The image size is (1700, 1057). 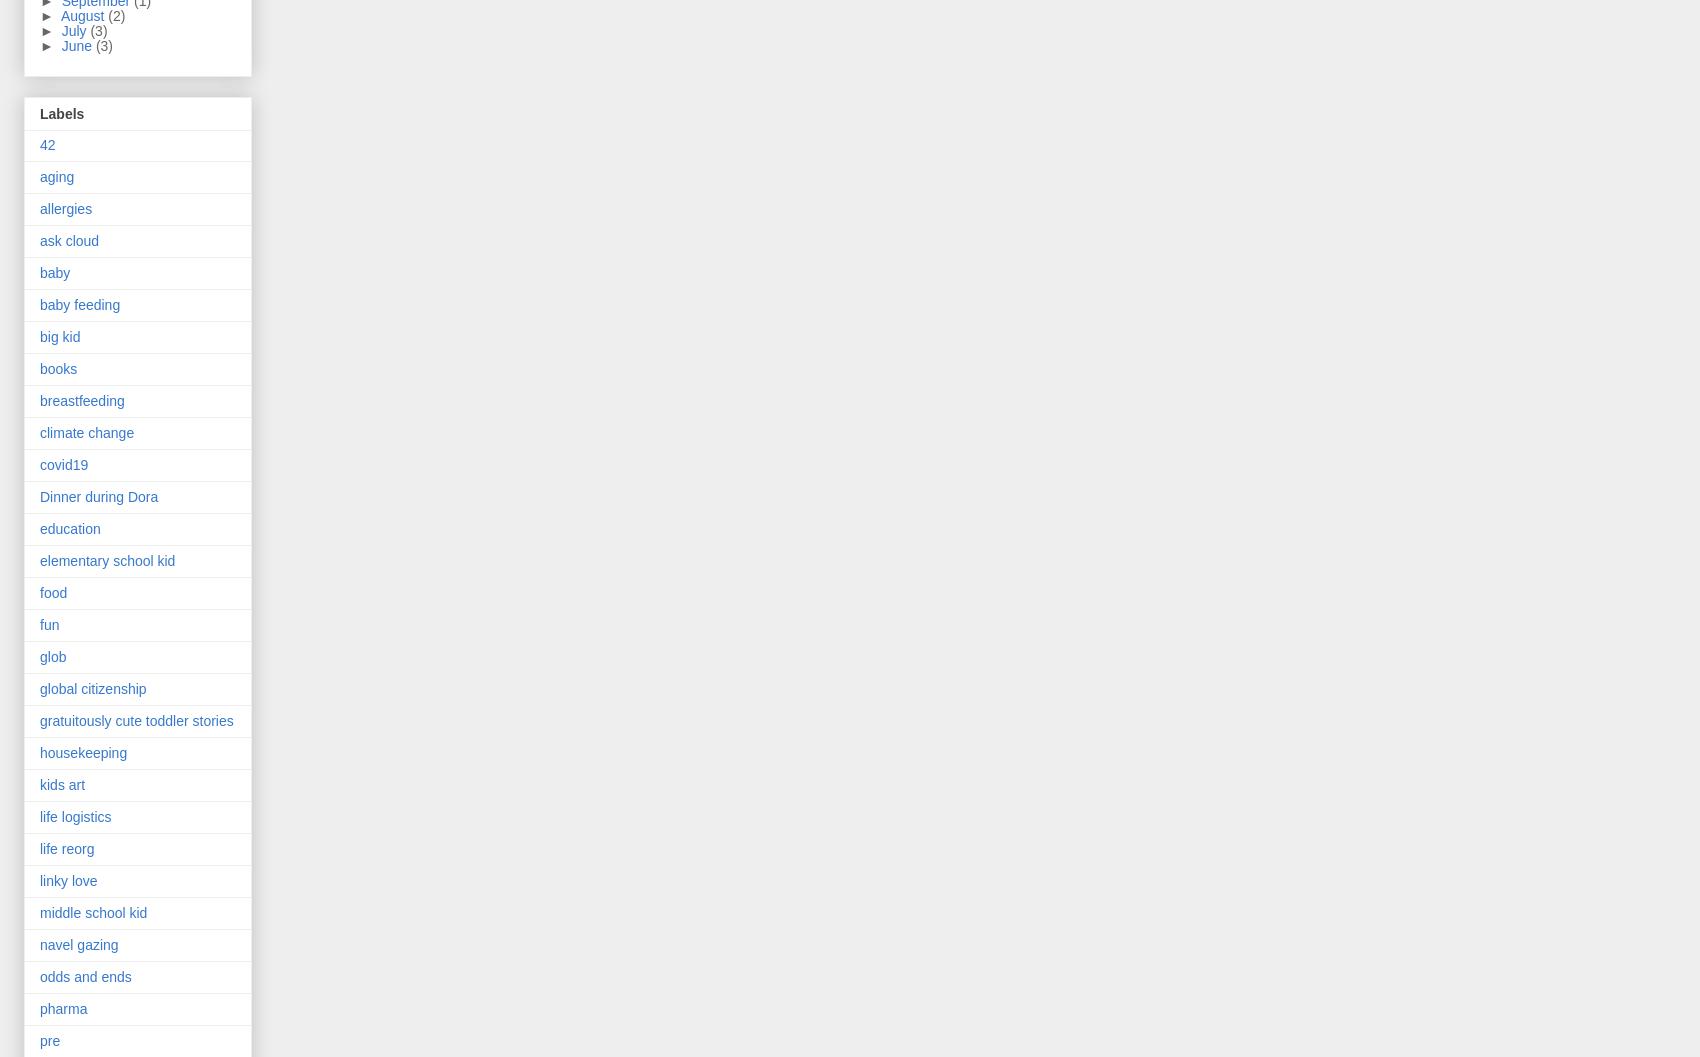 I want to click on 'elementary school kid', so click(x=106, y=559).